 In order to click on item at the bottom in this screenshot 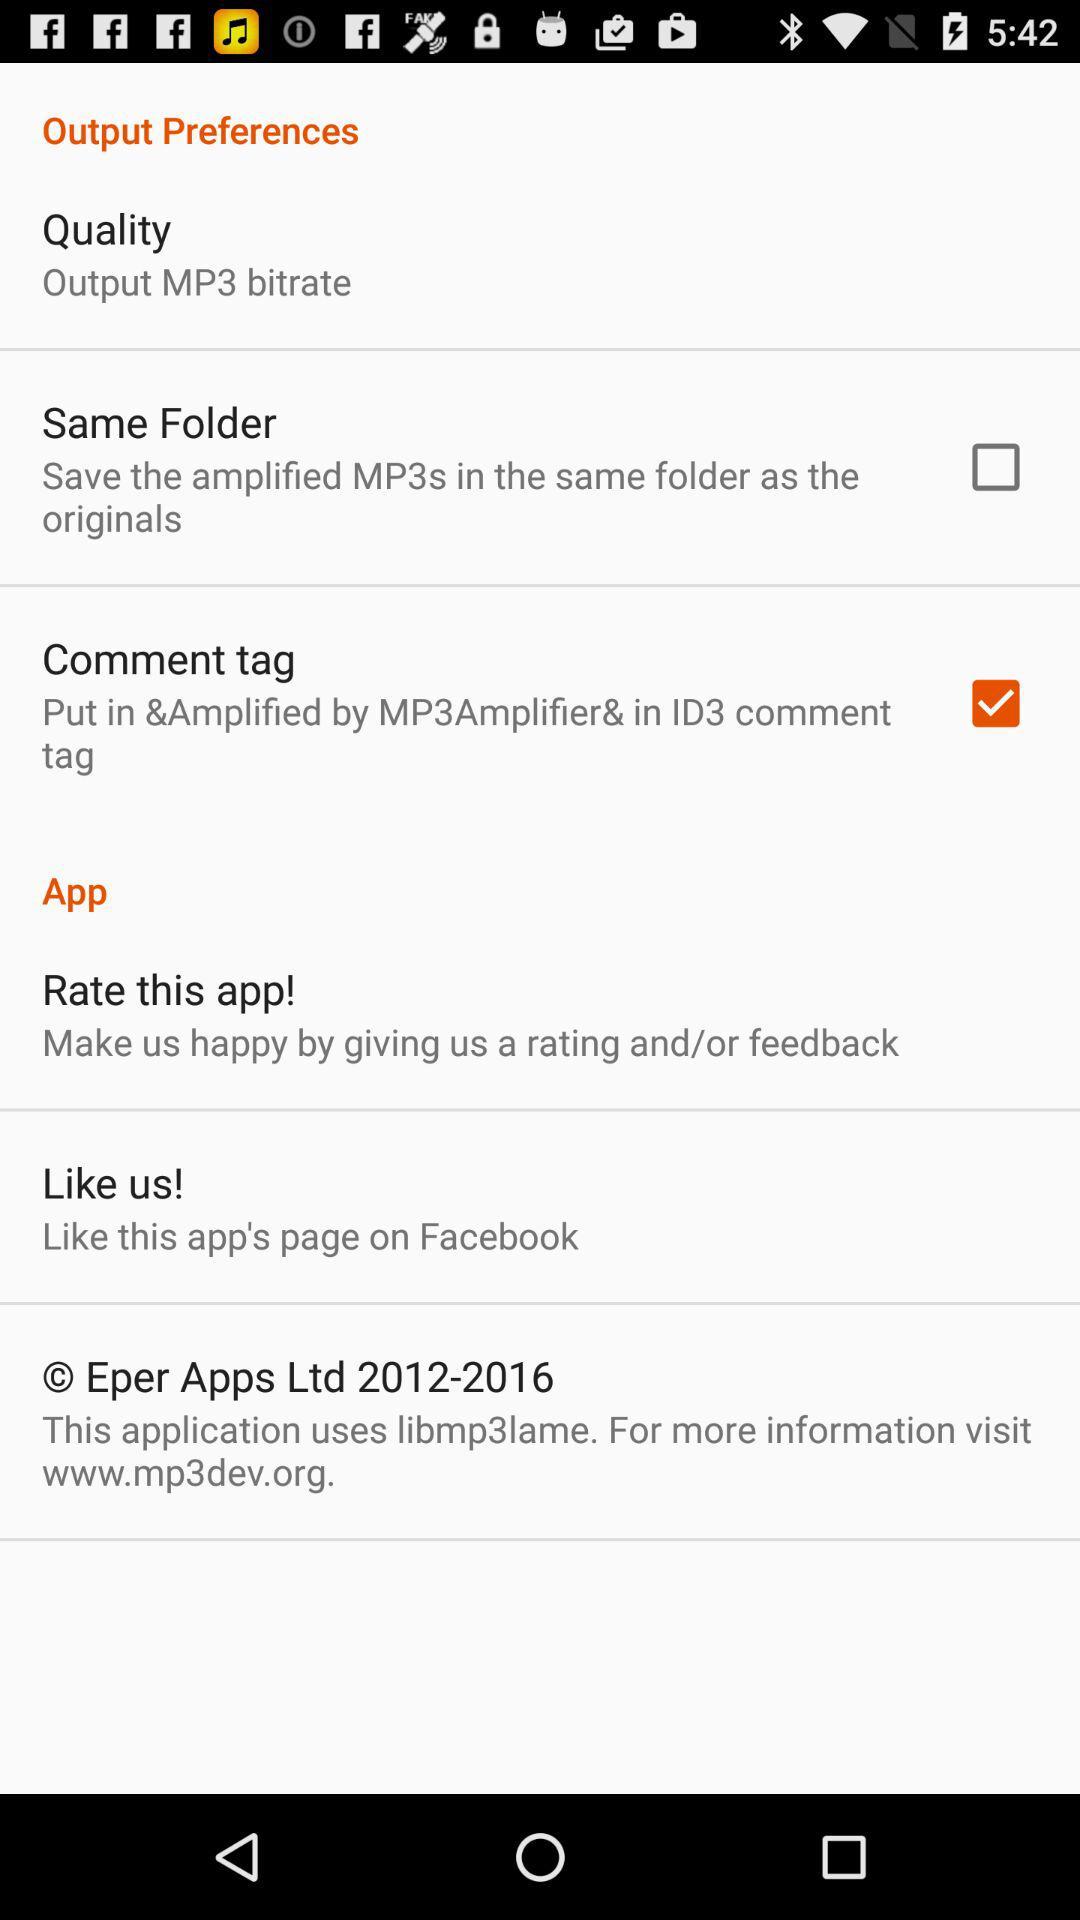, I will do `click(540, 1450)`.